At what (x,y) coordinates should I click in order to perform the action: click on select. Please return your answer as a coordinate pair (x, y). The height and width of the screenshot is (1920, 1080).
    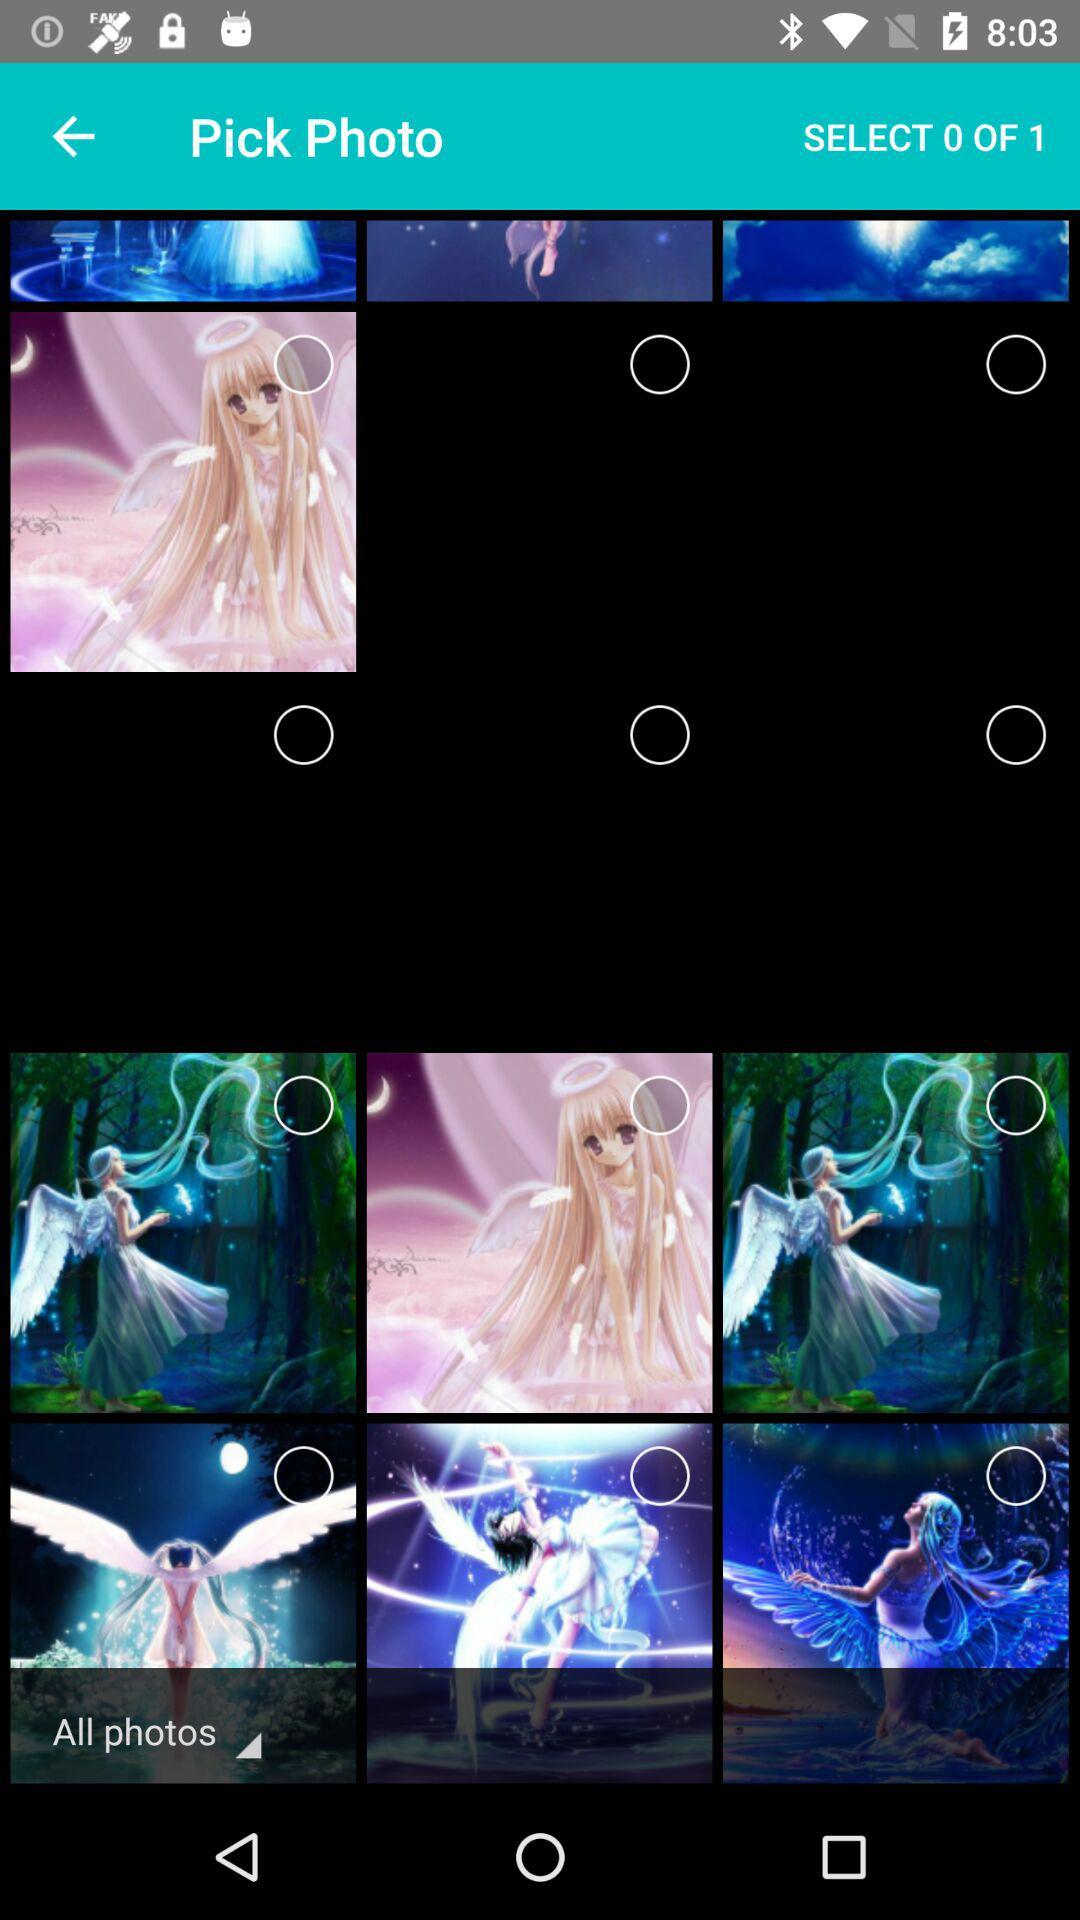
    Looking at the image, I should click on (659, 1104).